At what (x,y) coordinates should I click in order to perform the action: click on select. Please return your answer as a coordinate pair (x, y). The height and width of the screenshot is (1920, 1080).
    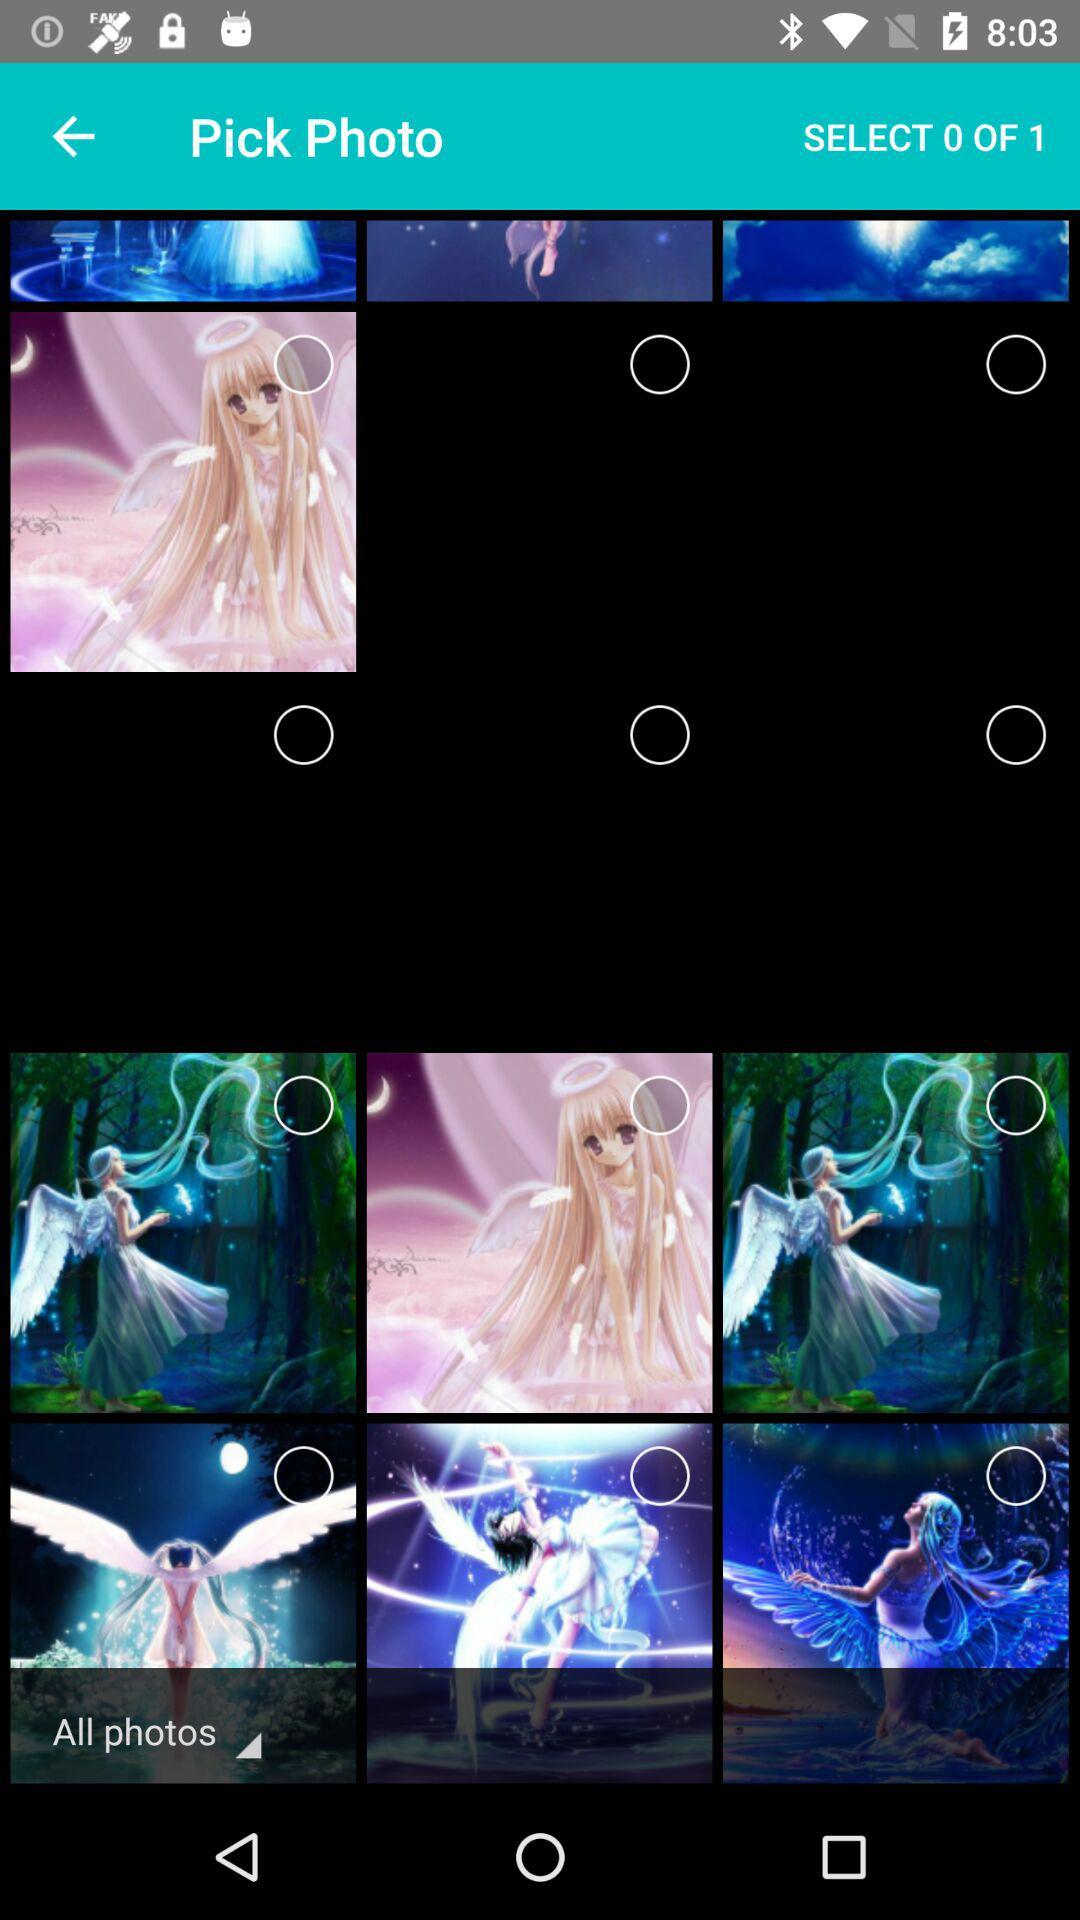
    Looking at the image, I should click on (659, 1104).